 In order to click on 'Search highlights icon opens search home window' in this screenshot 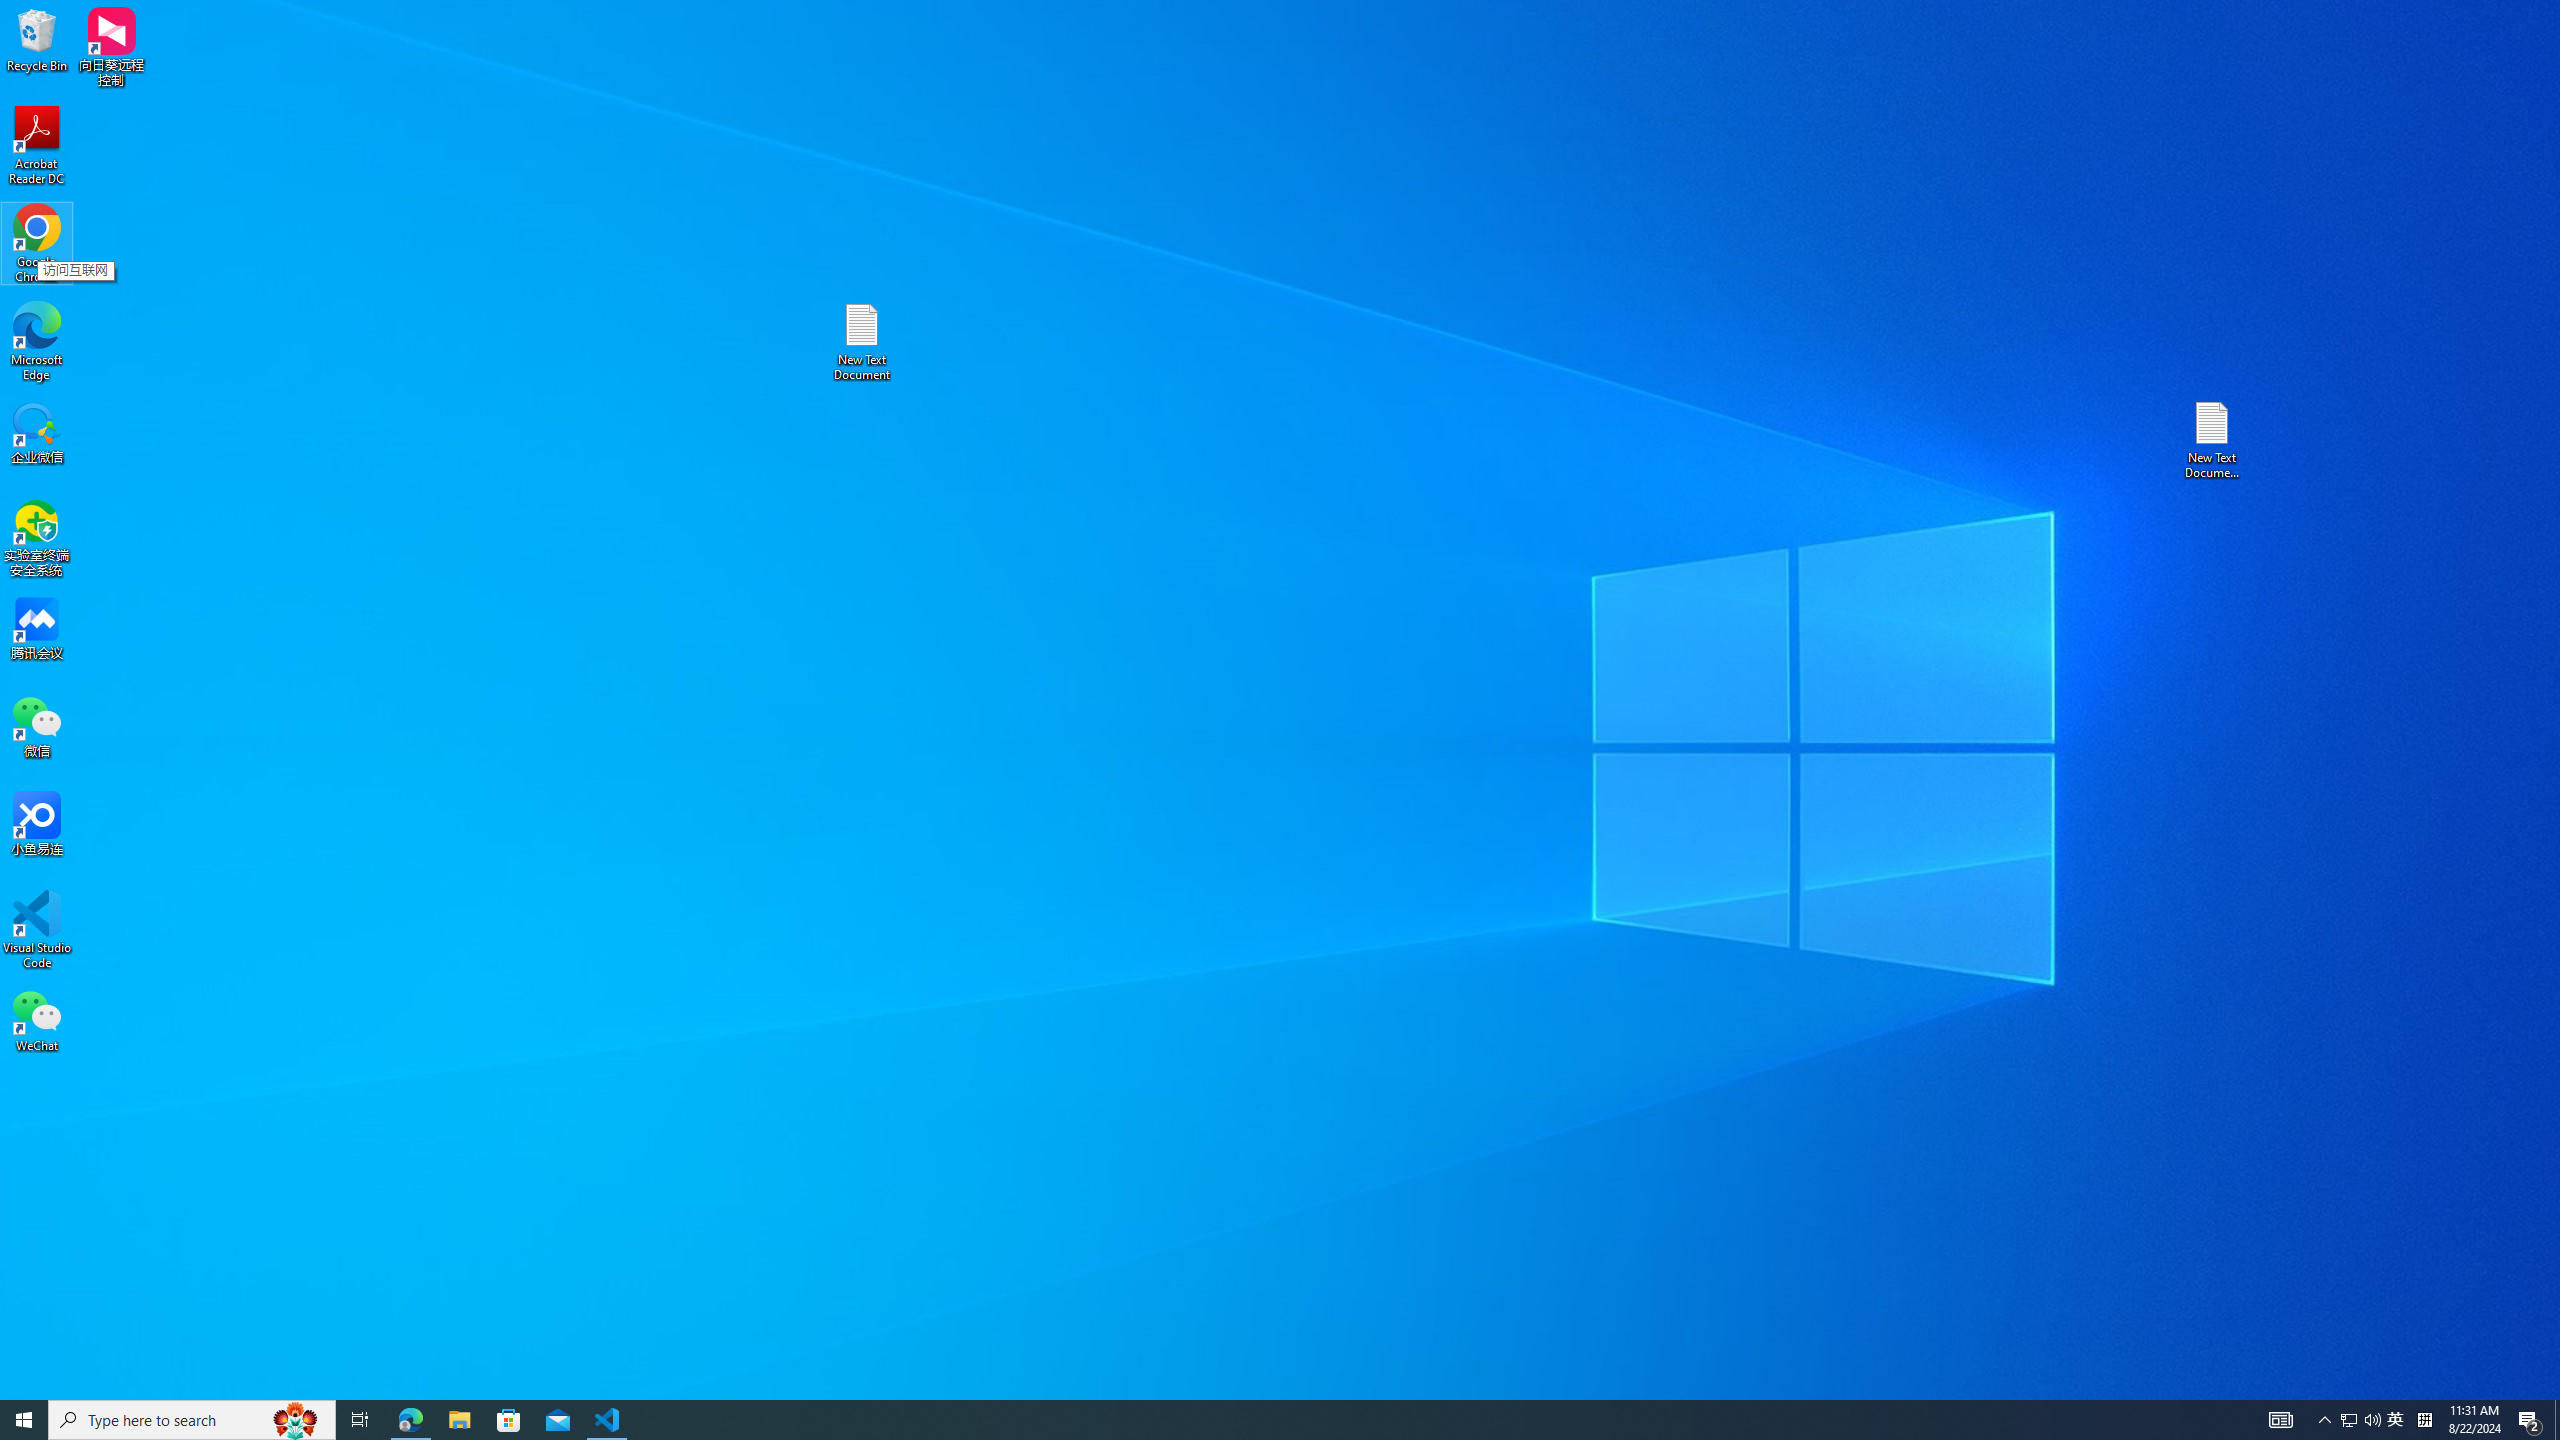, I will do `click(294, 1418)`.